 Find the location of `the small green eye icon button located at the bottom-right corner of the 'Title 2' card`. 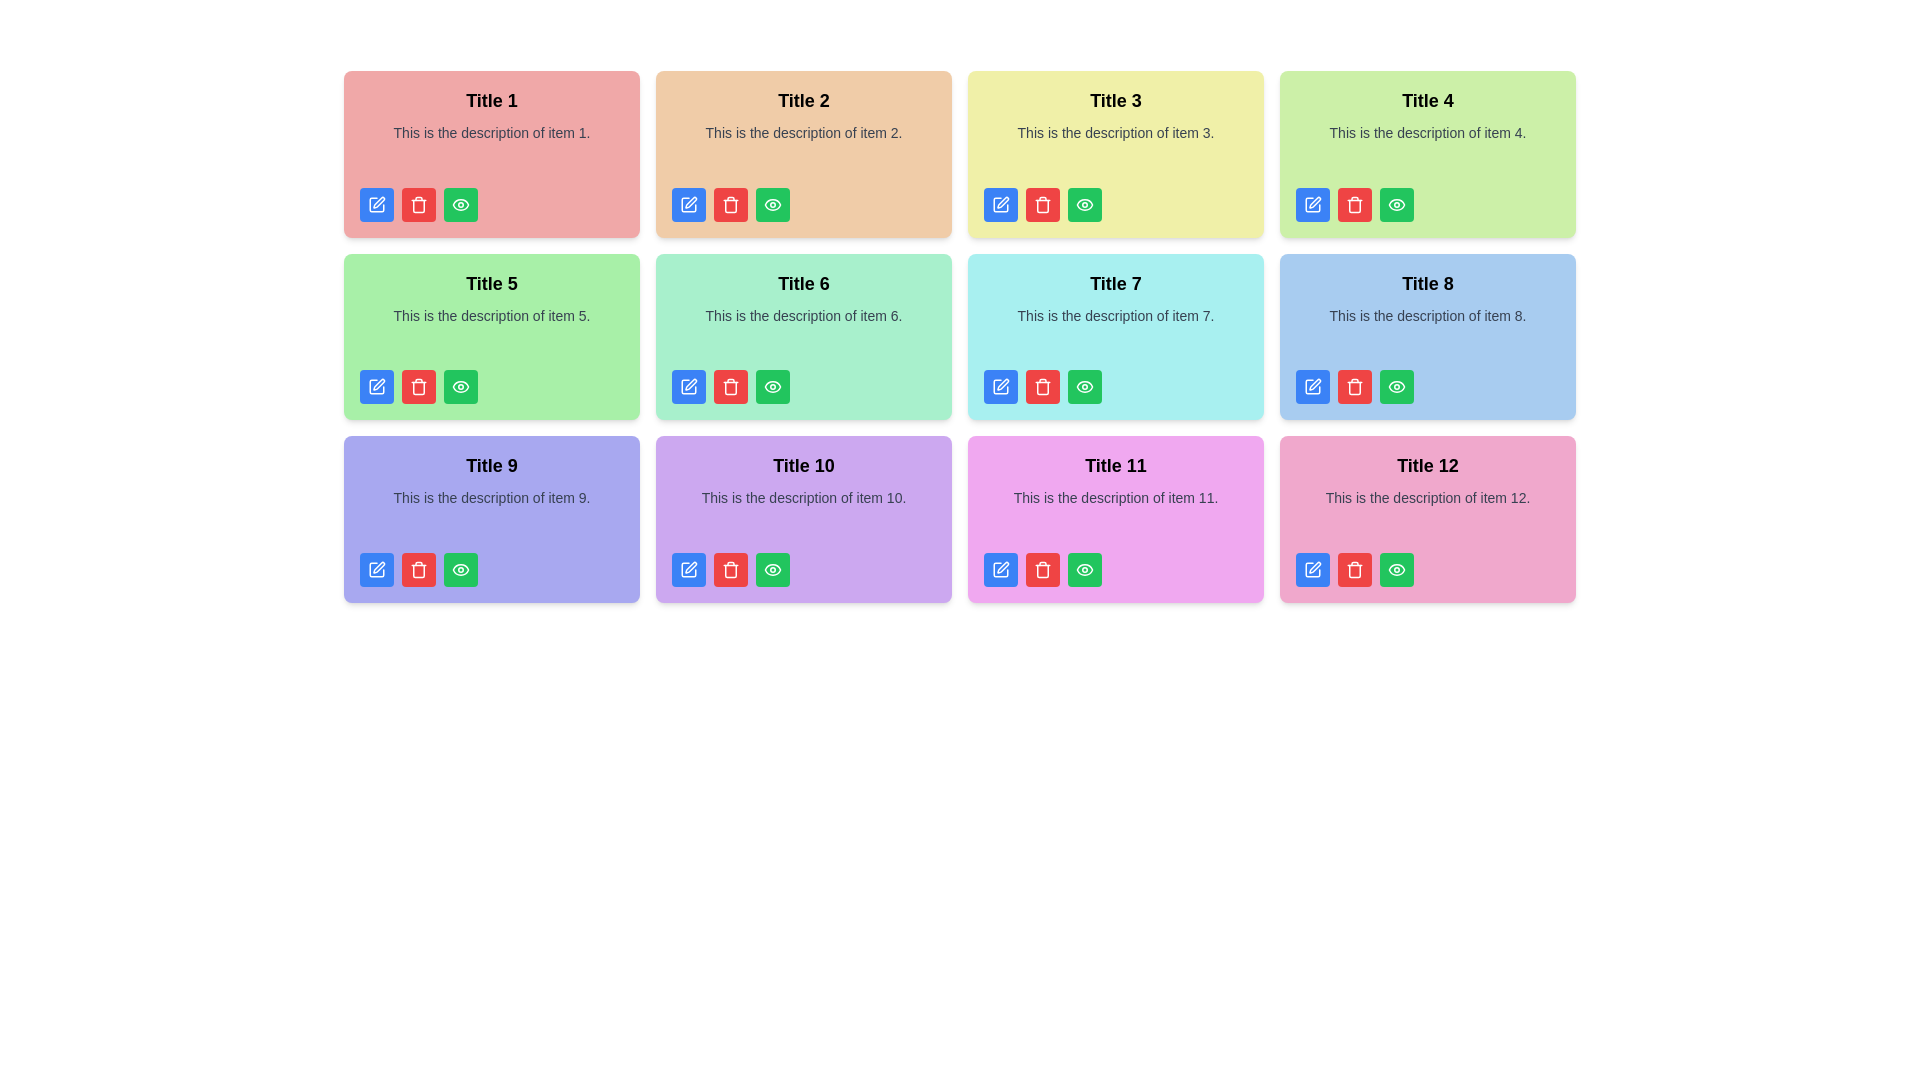

the small green eye icon button located at the bottom-right corner of the 'Title 2' card is located at coordinates (771, 204).